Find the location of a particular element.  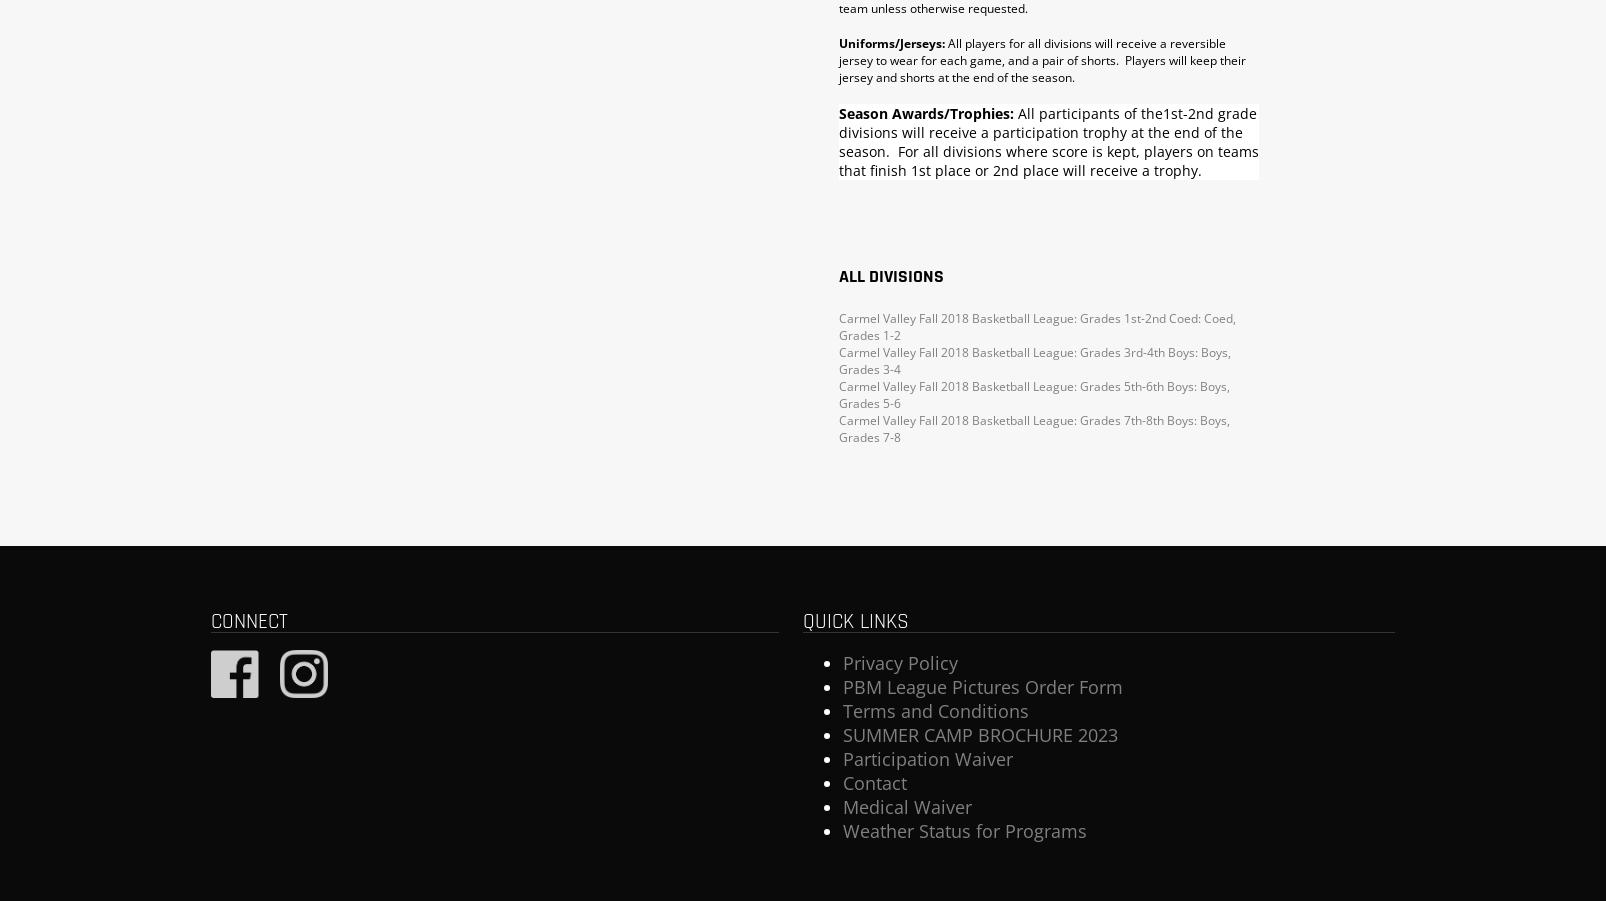

'PBM League Pictures Order Form' is located at coordinates (841, 687).